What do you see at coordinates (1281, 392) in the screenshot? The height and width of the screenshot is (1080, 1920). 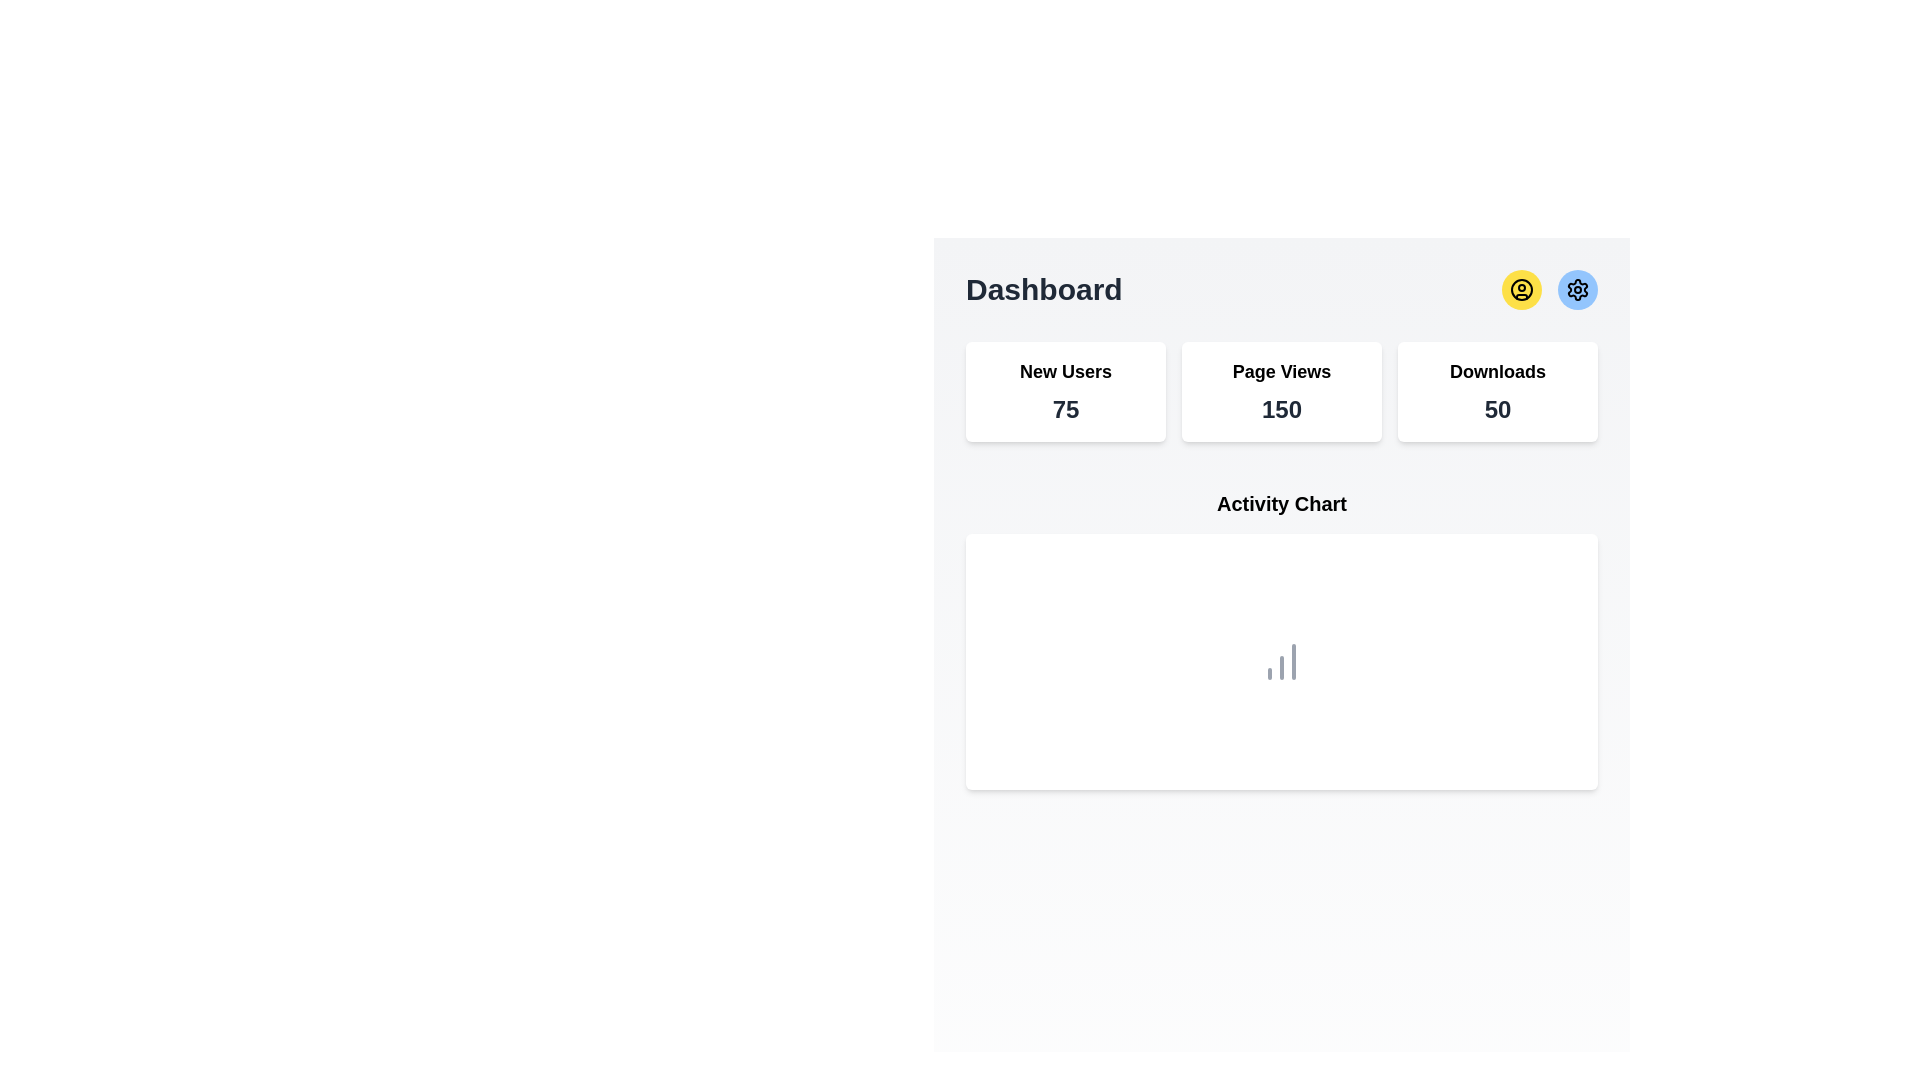 I see `the Display Card that shows 'Page Views' and '150' in a bold font, located between the 'New Users' and 'Downloads' cards` at bounding box center [1281, 392].